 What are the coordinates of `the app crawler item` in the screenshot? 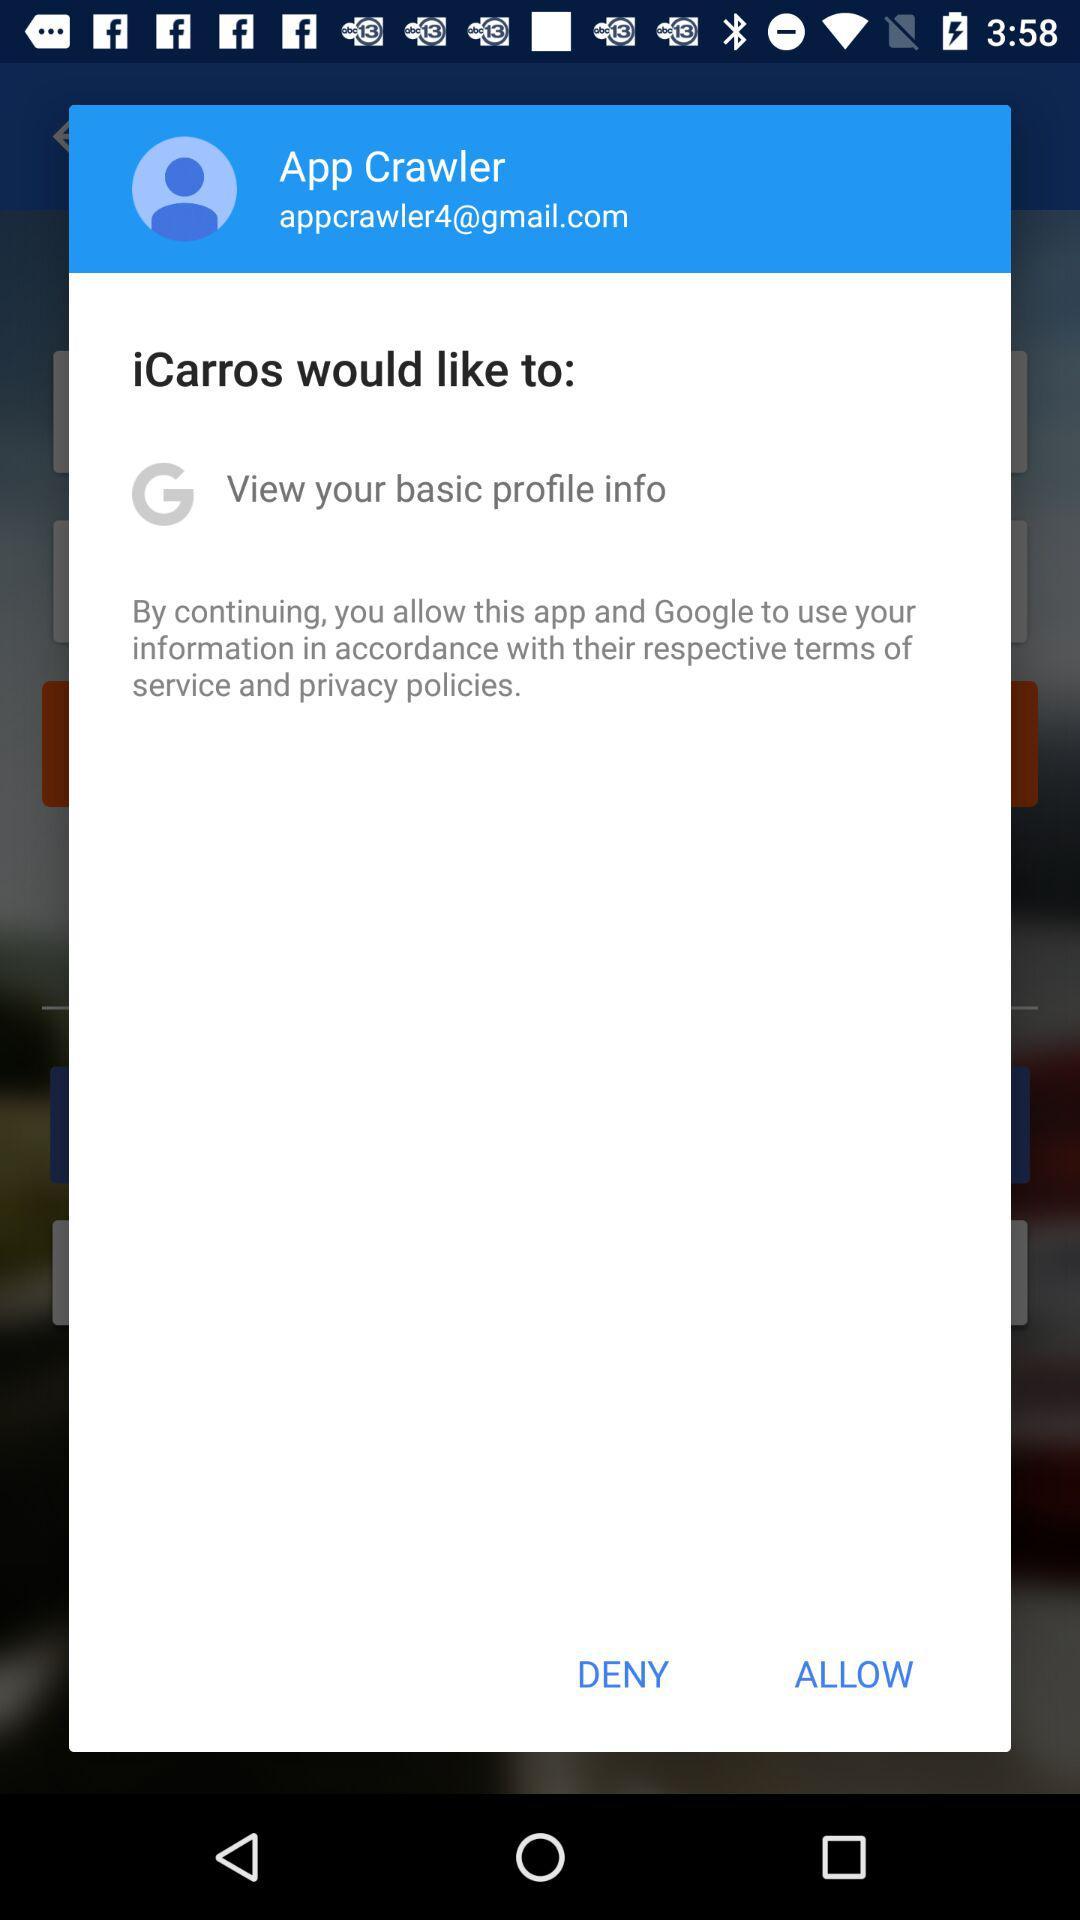 It's located at (392, 164).